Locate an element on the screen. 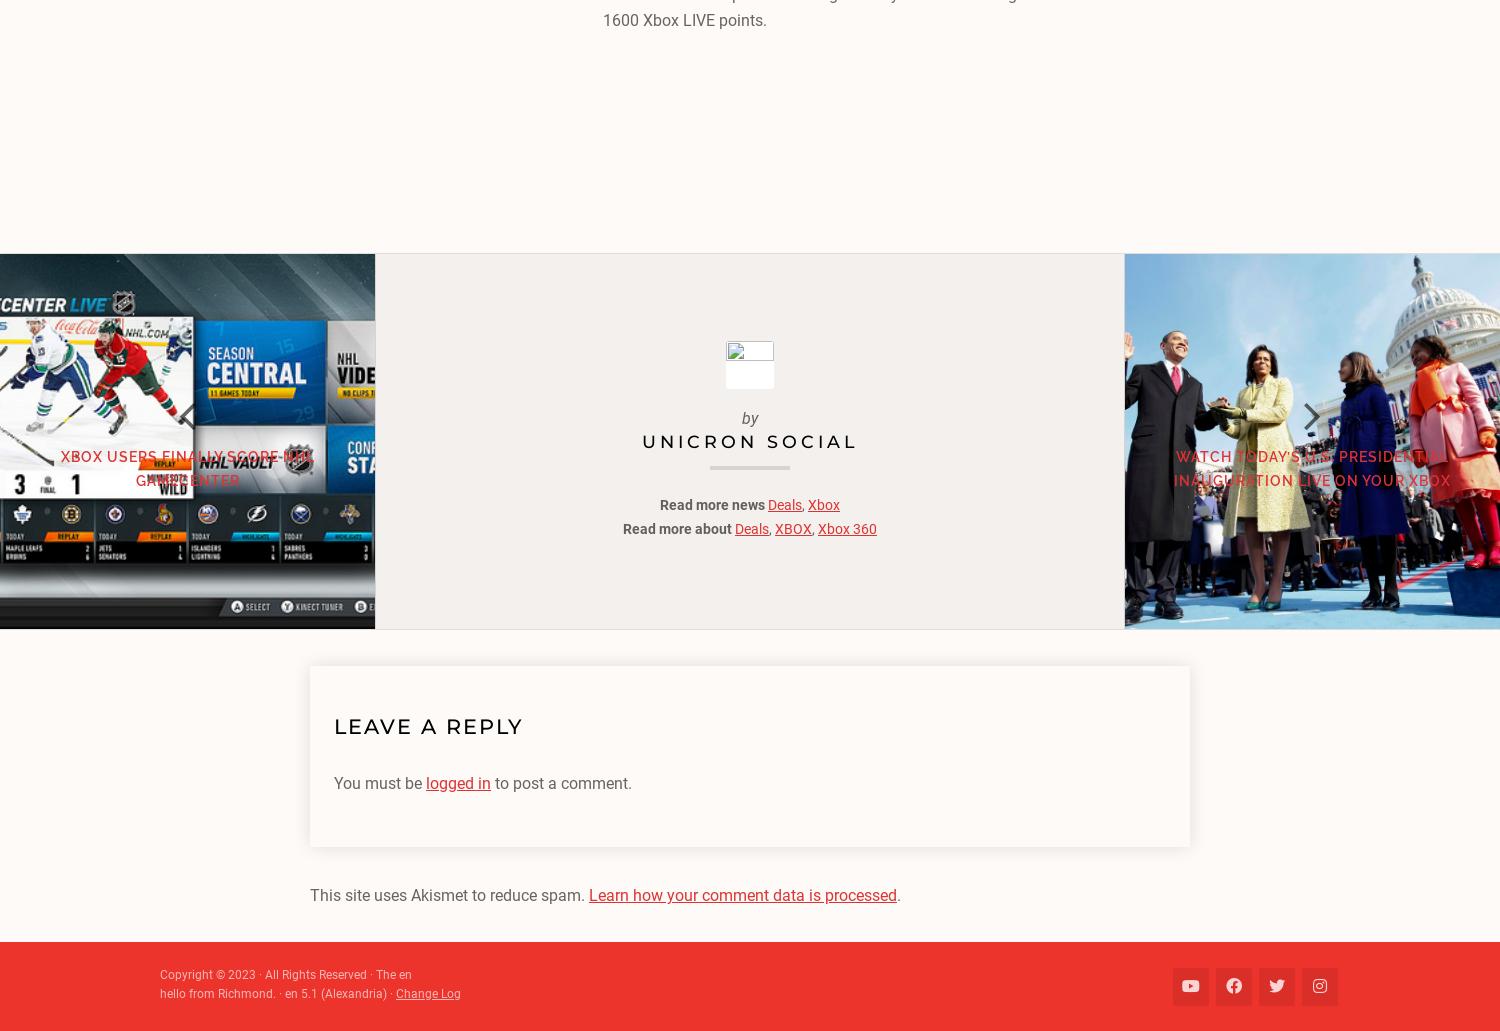 The width and height of the screenshot is (1500, 1031). 'Change Log' is located at coordinates (428, 991).